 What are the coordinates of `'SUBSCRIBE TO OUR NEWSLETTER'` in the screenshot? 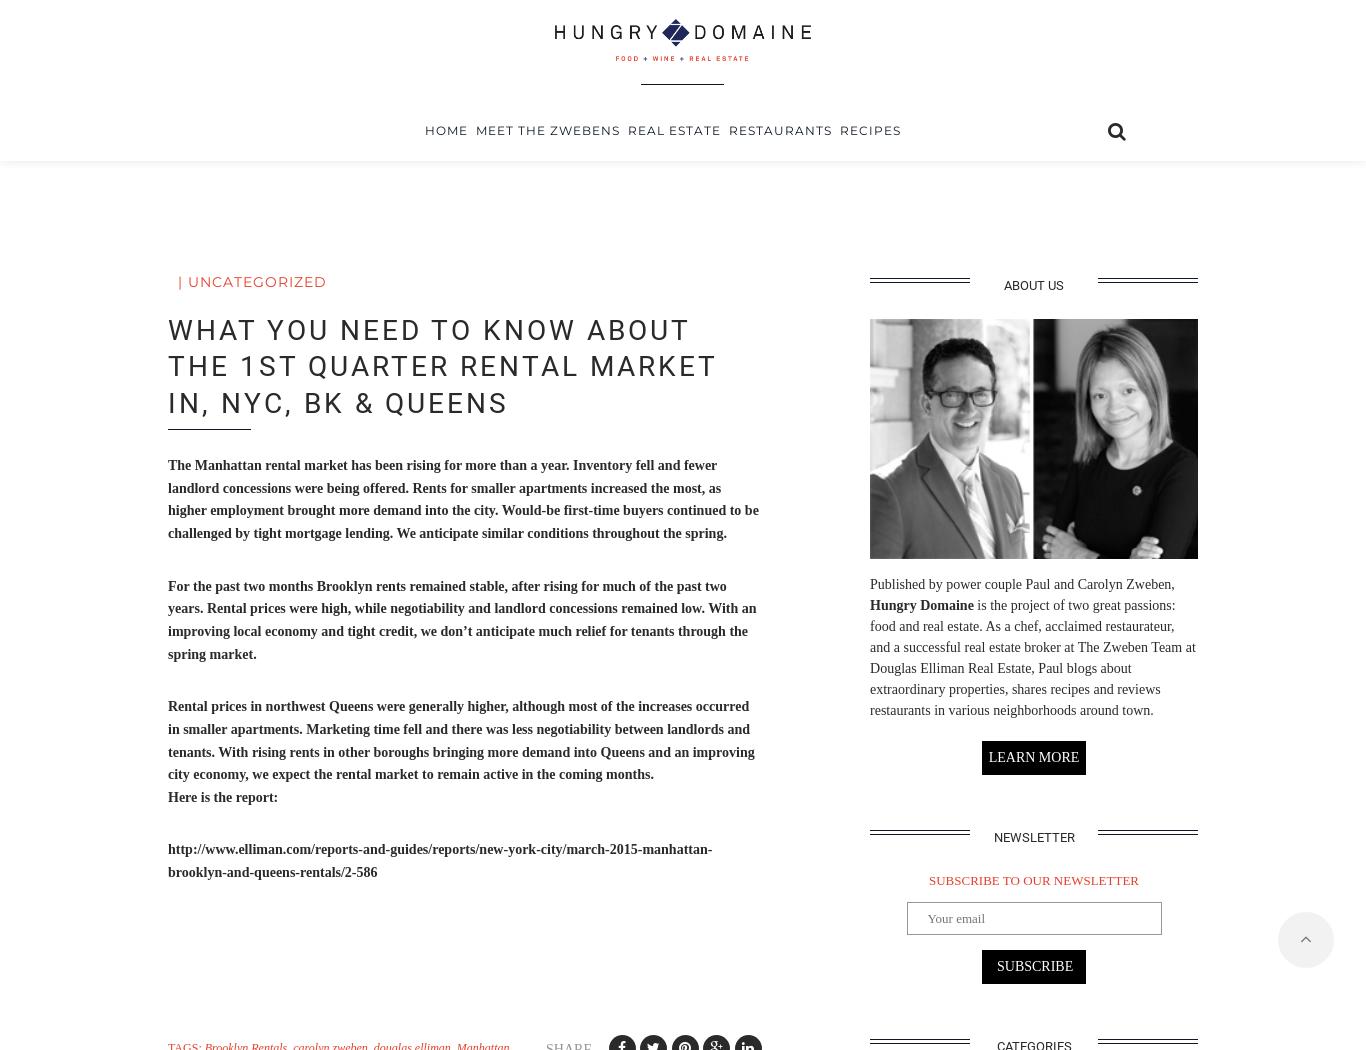 It's located at (1032, 878).